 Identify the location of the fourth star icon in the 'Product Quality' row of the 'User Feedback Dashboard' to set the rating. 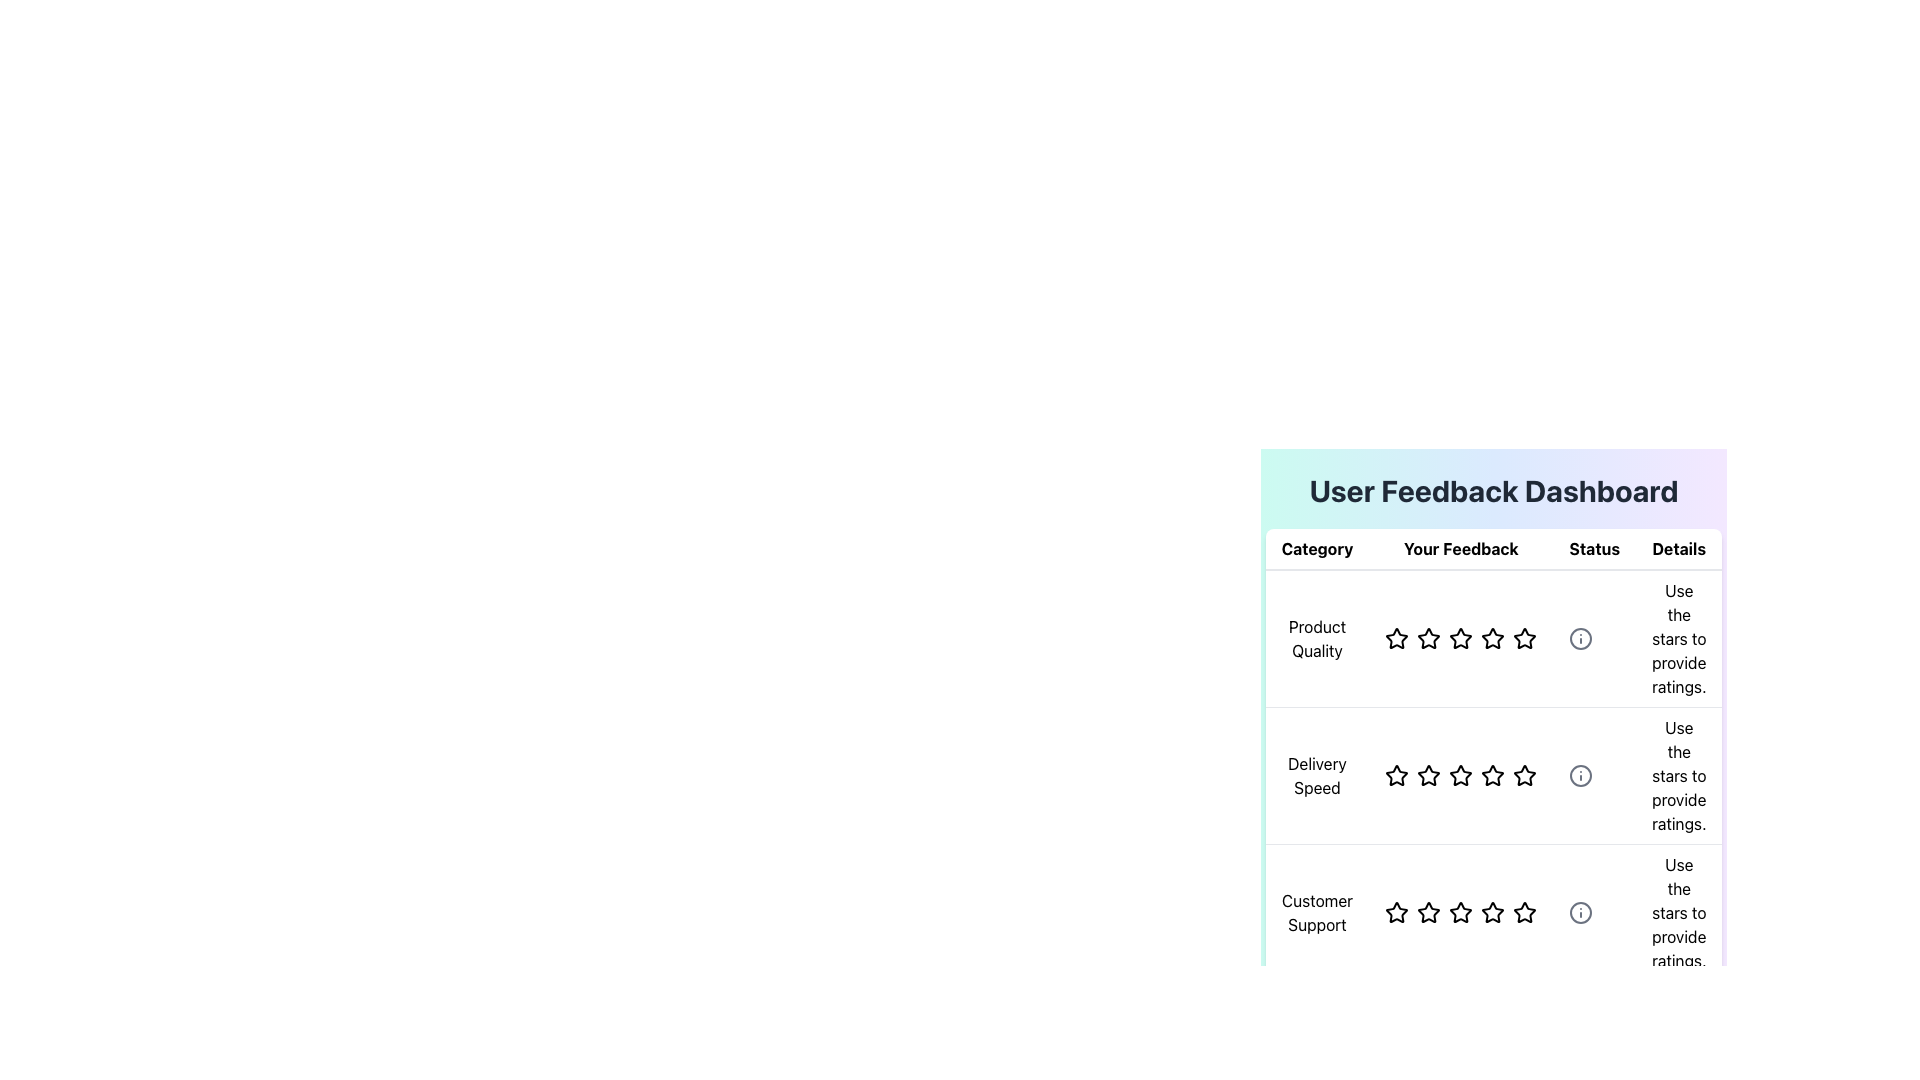
(1461, 639).